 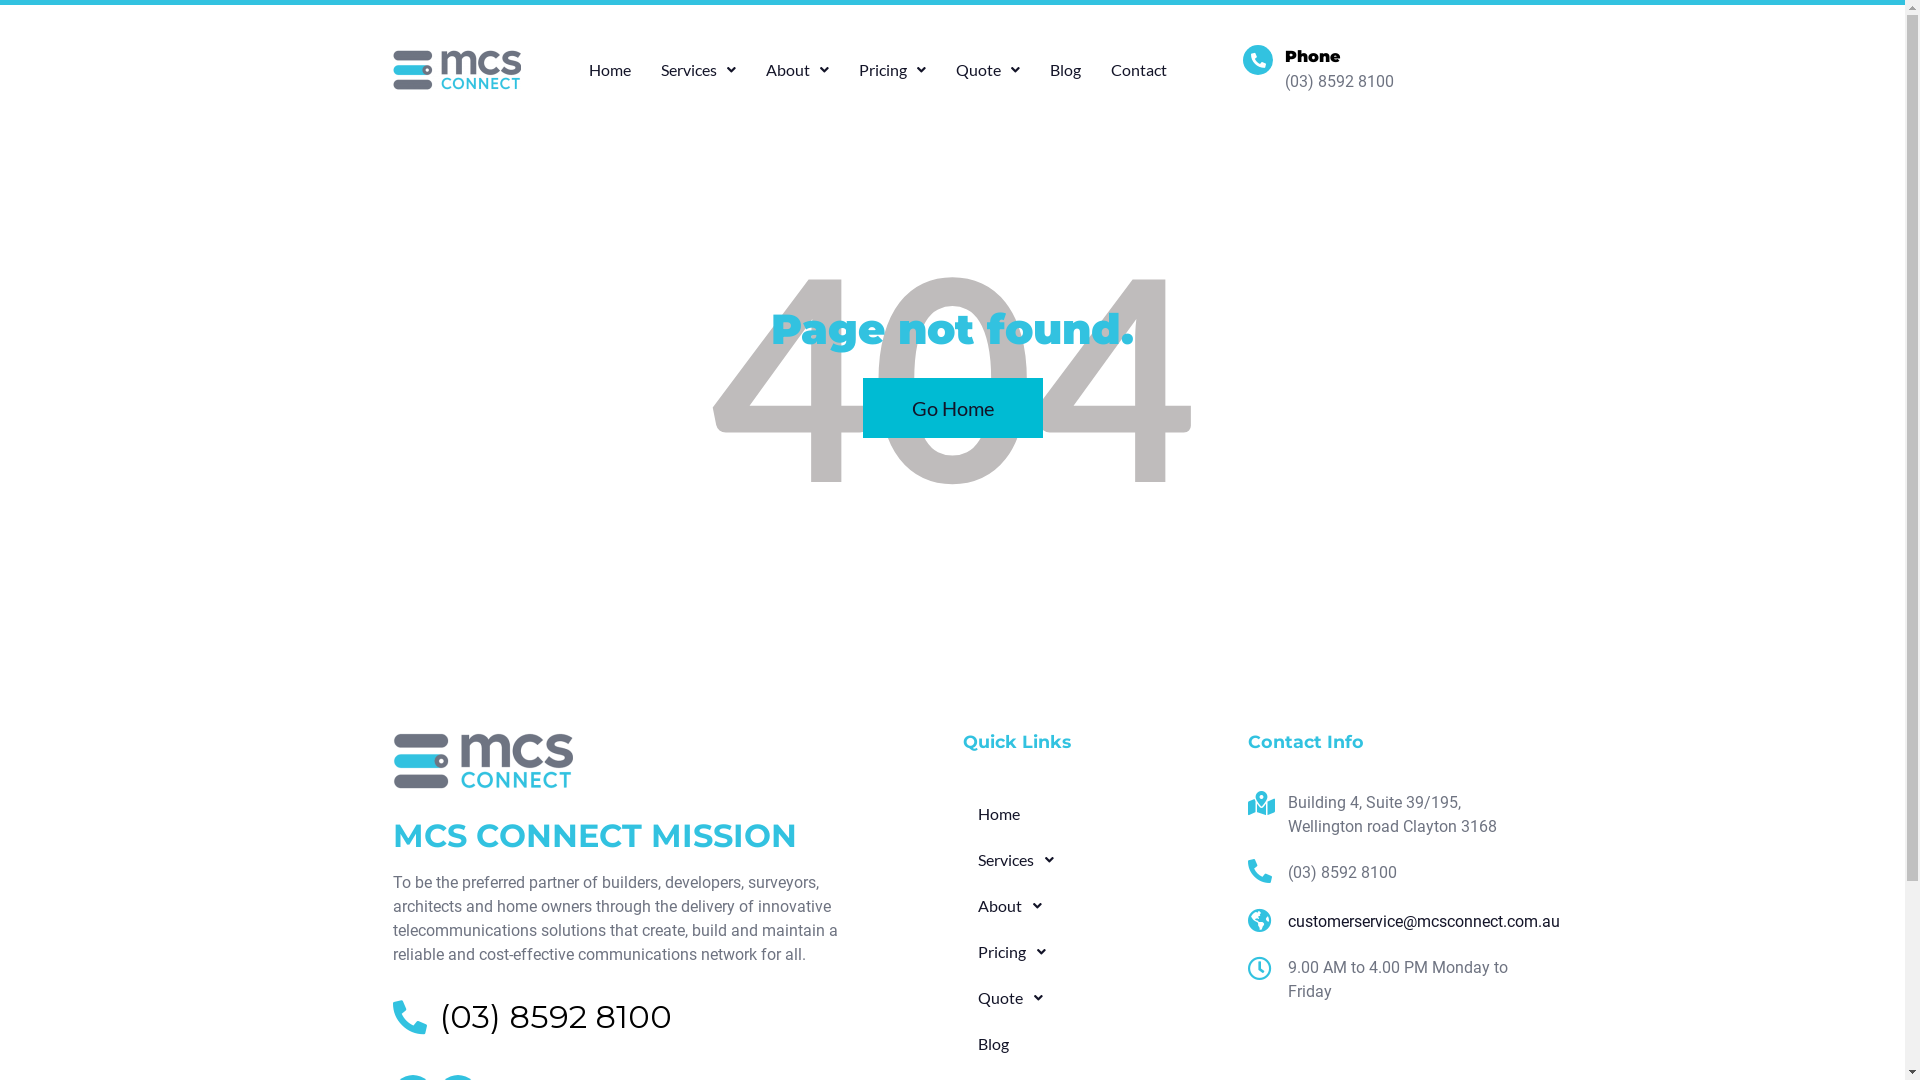 What do you see at coordinates (796, 68) in the screenshot?
I see `'About'` at bounding box center [796, 68].